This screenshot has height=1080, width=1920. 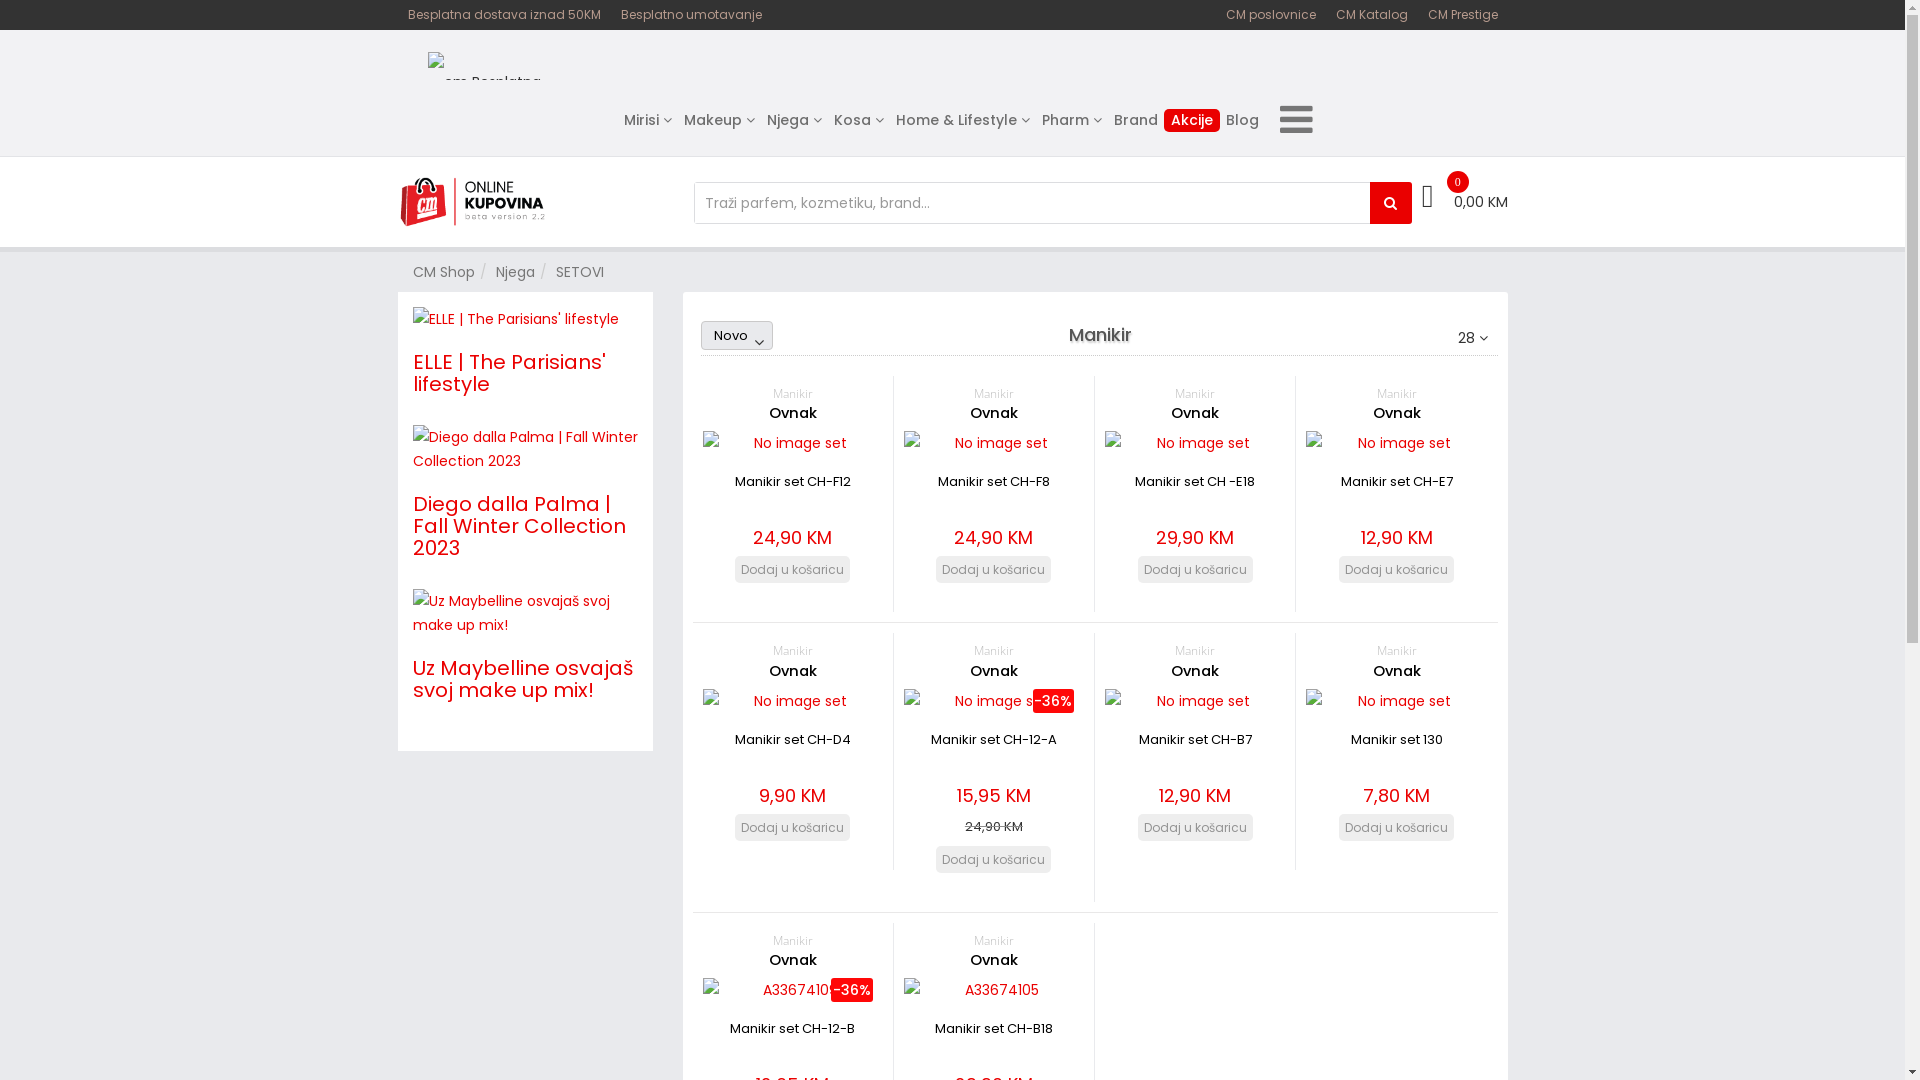 What do you see at coordinates (1340, 481) in the screenshot?
I see `'Manikir set CH-E7'` at bounding box center [1340, 481].